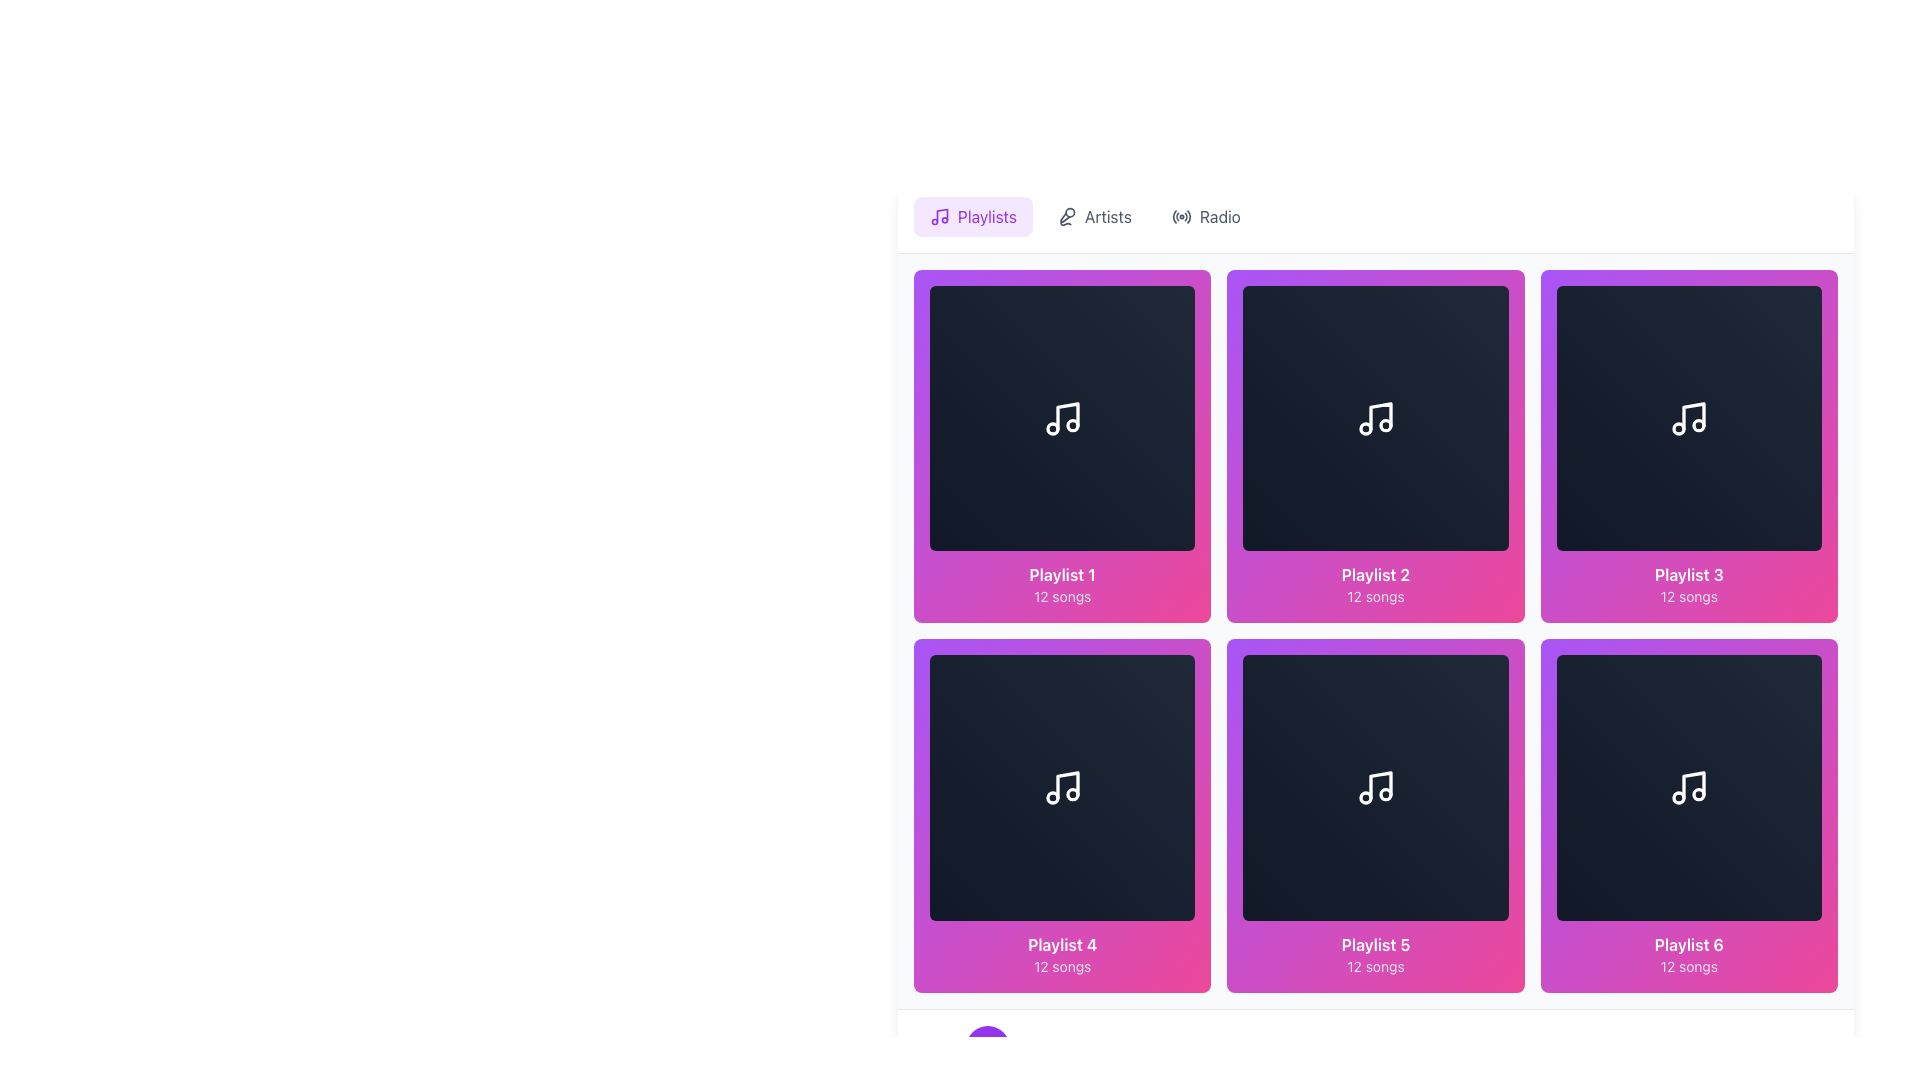  Describe the element at coordinates (1061, 575) in the screenshot. I see `the text label displaying 'Playlist 1' which is located at the bottom center of the card with a pink and purple gradient background` at that location.